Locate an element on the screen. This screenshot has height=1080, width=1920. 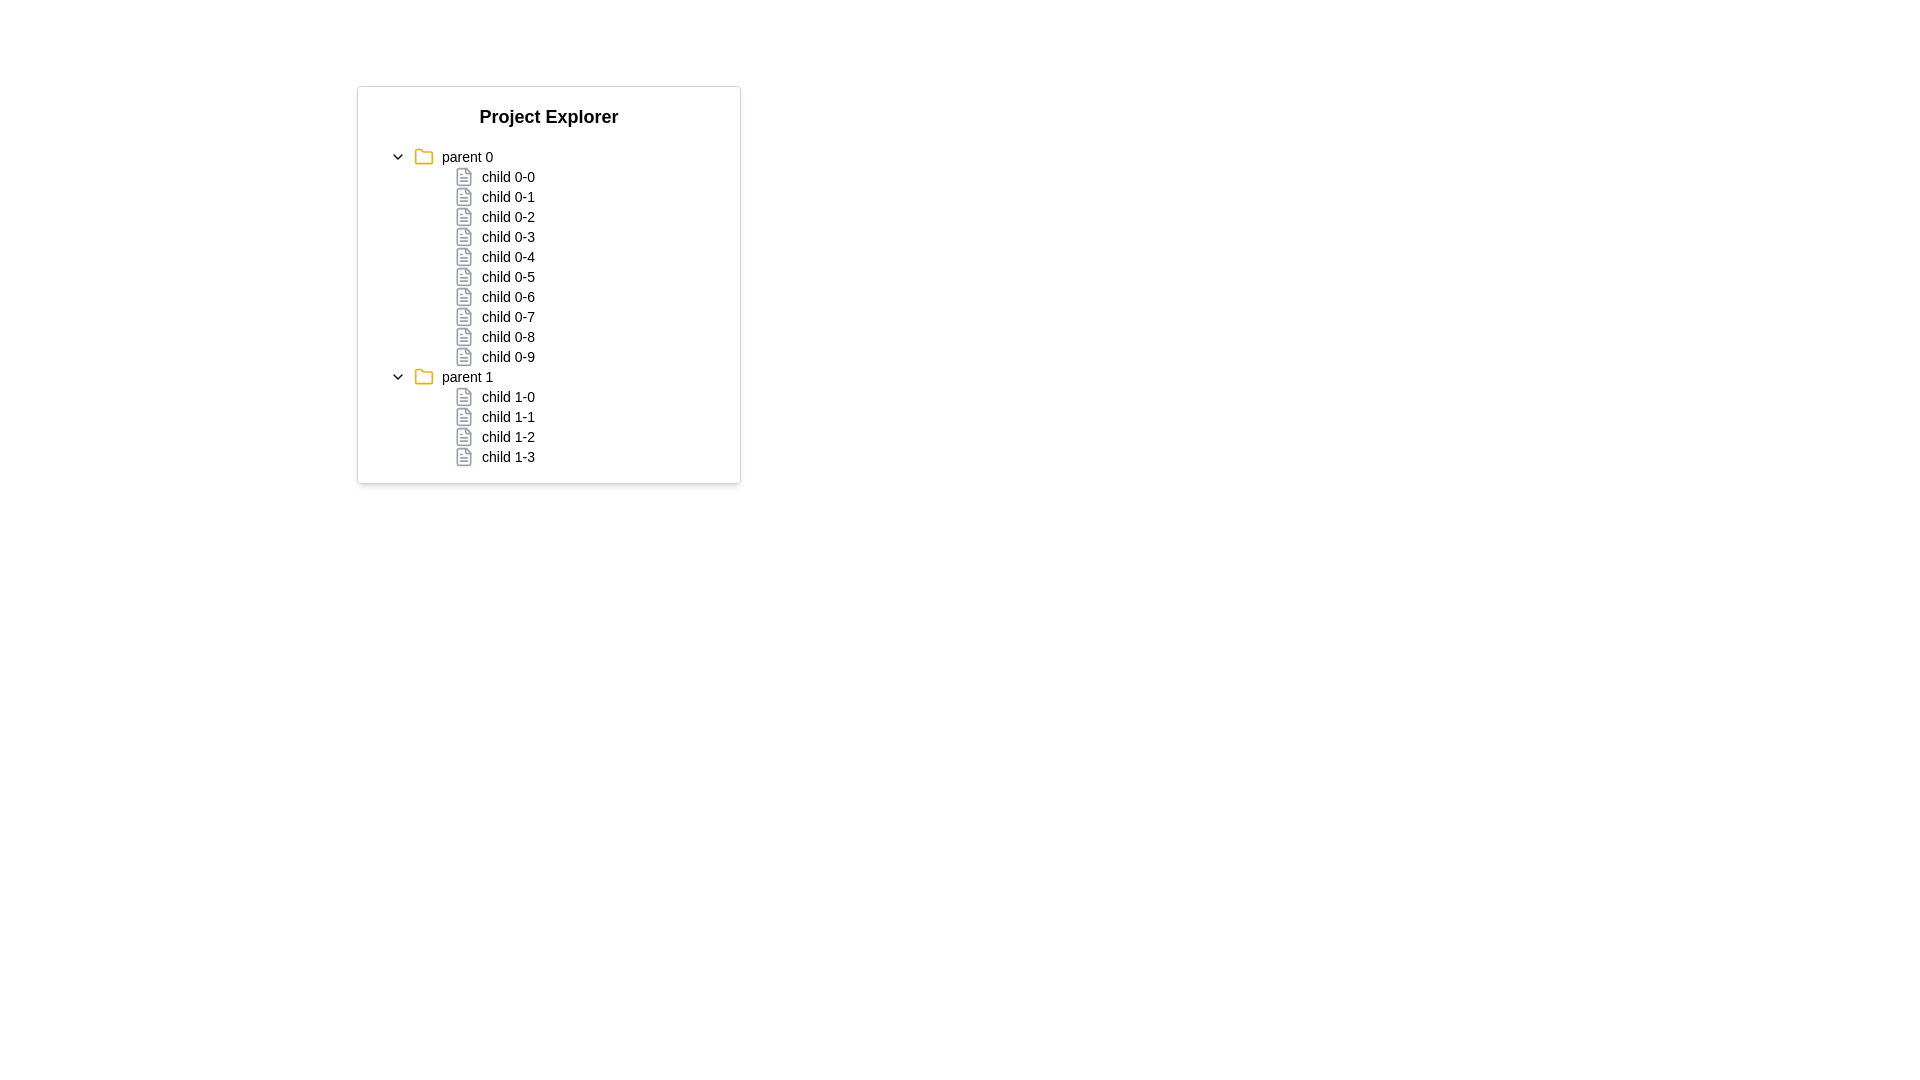
the bold text labeled 'Project Explorer' located at the top of the panel is located at coordinates (548, 116).